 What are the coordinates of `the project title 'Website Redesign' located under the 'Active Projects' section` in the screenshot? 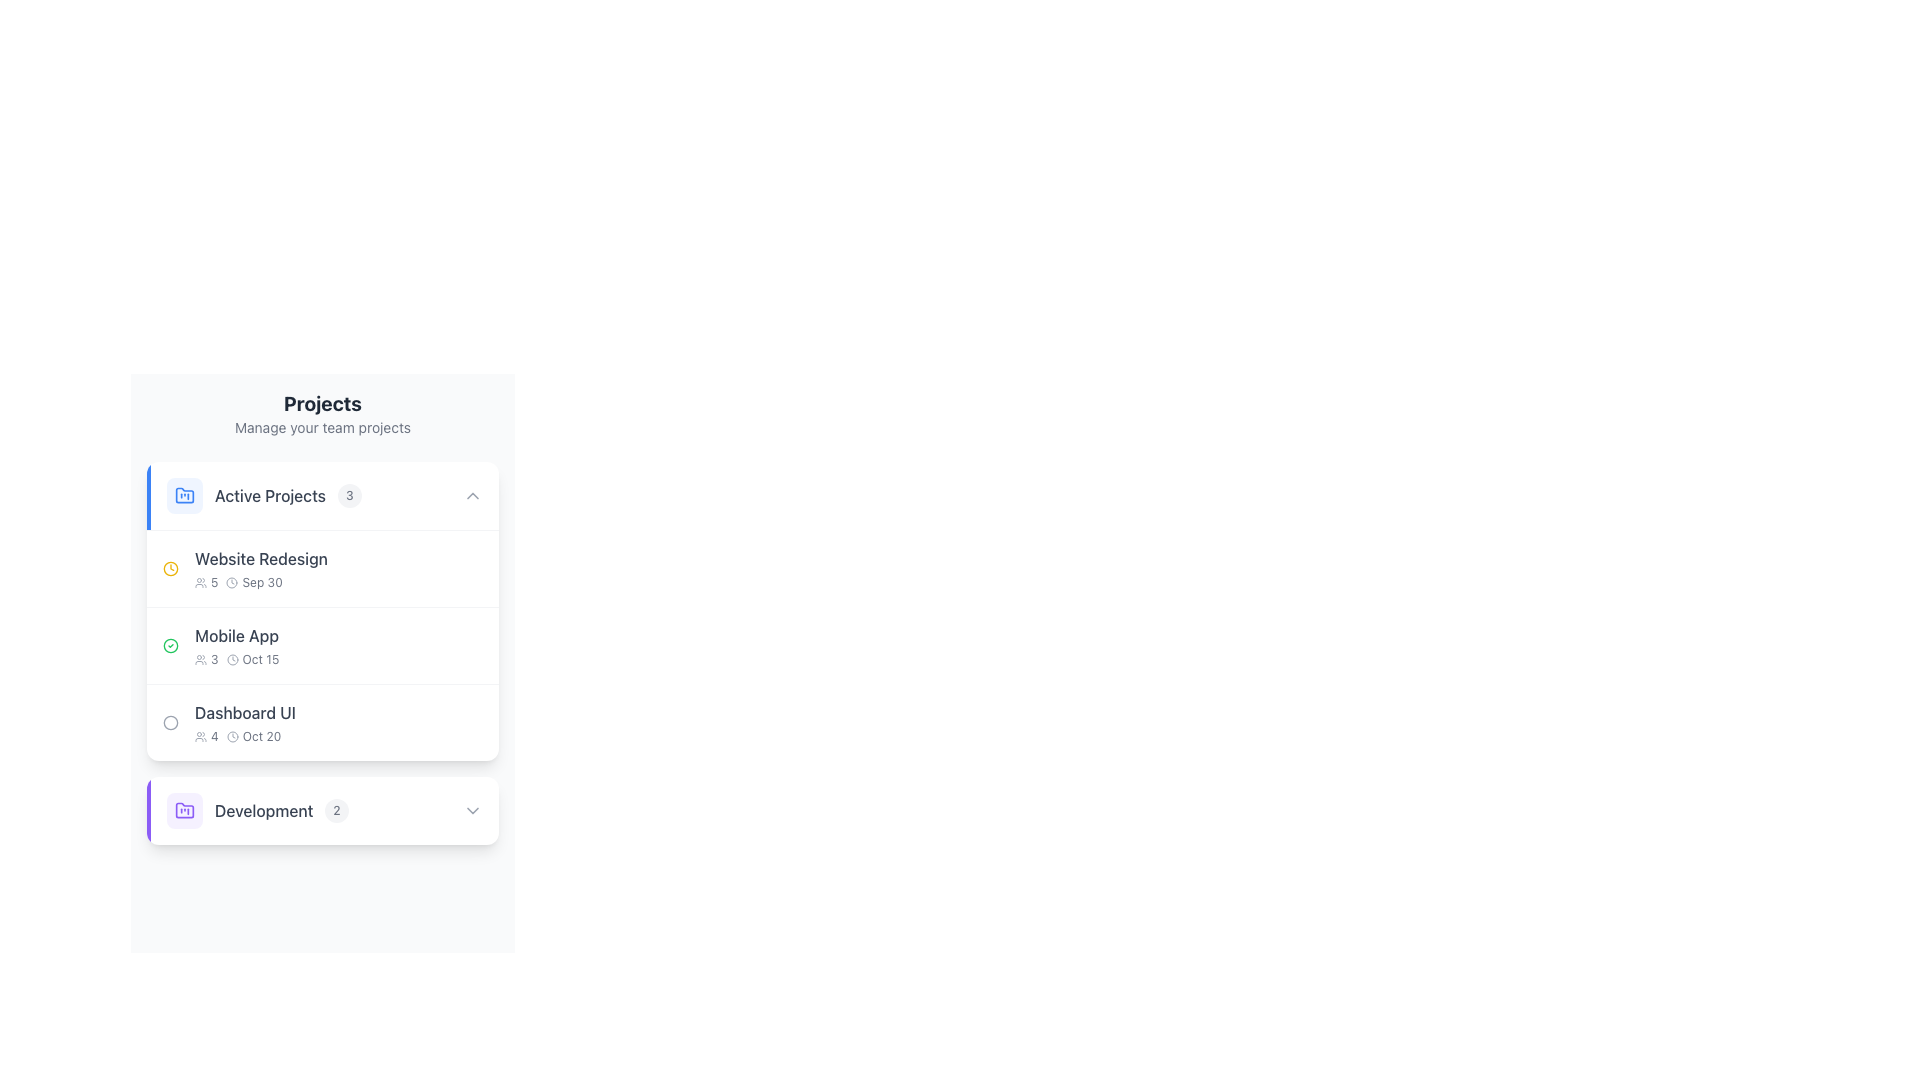 It's located at (244, 569).